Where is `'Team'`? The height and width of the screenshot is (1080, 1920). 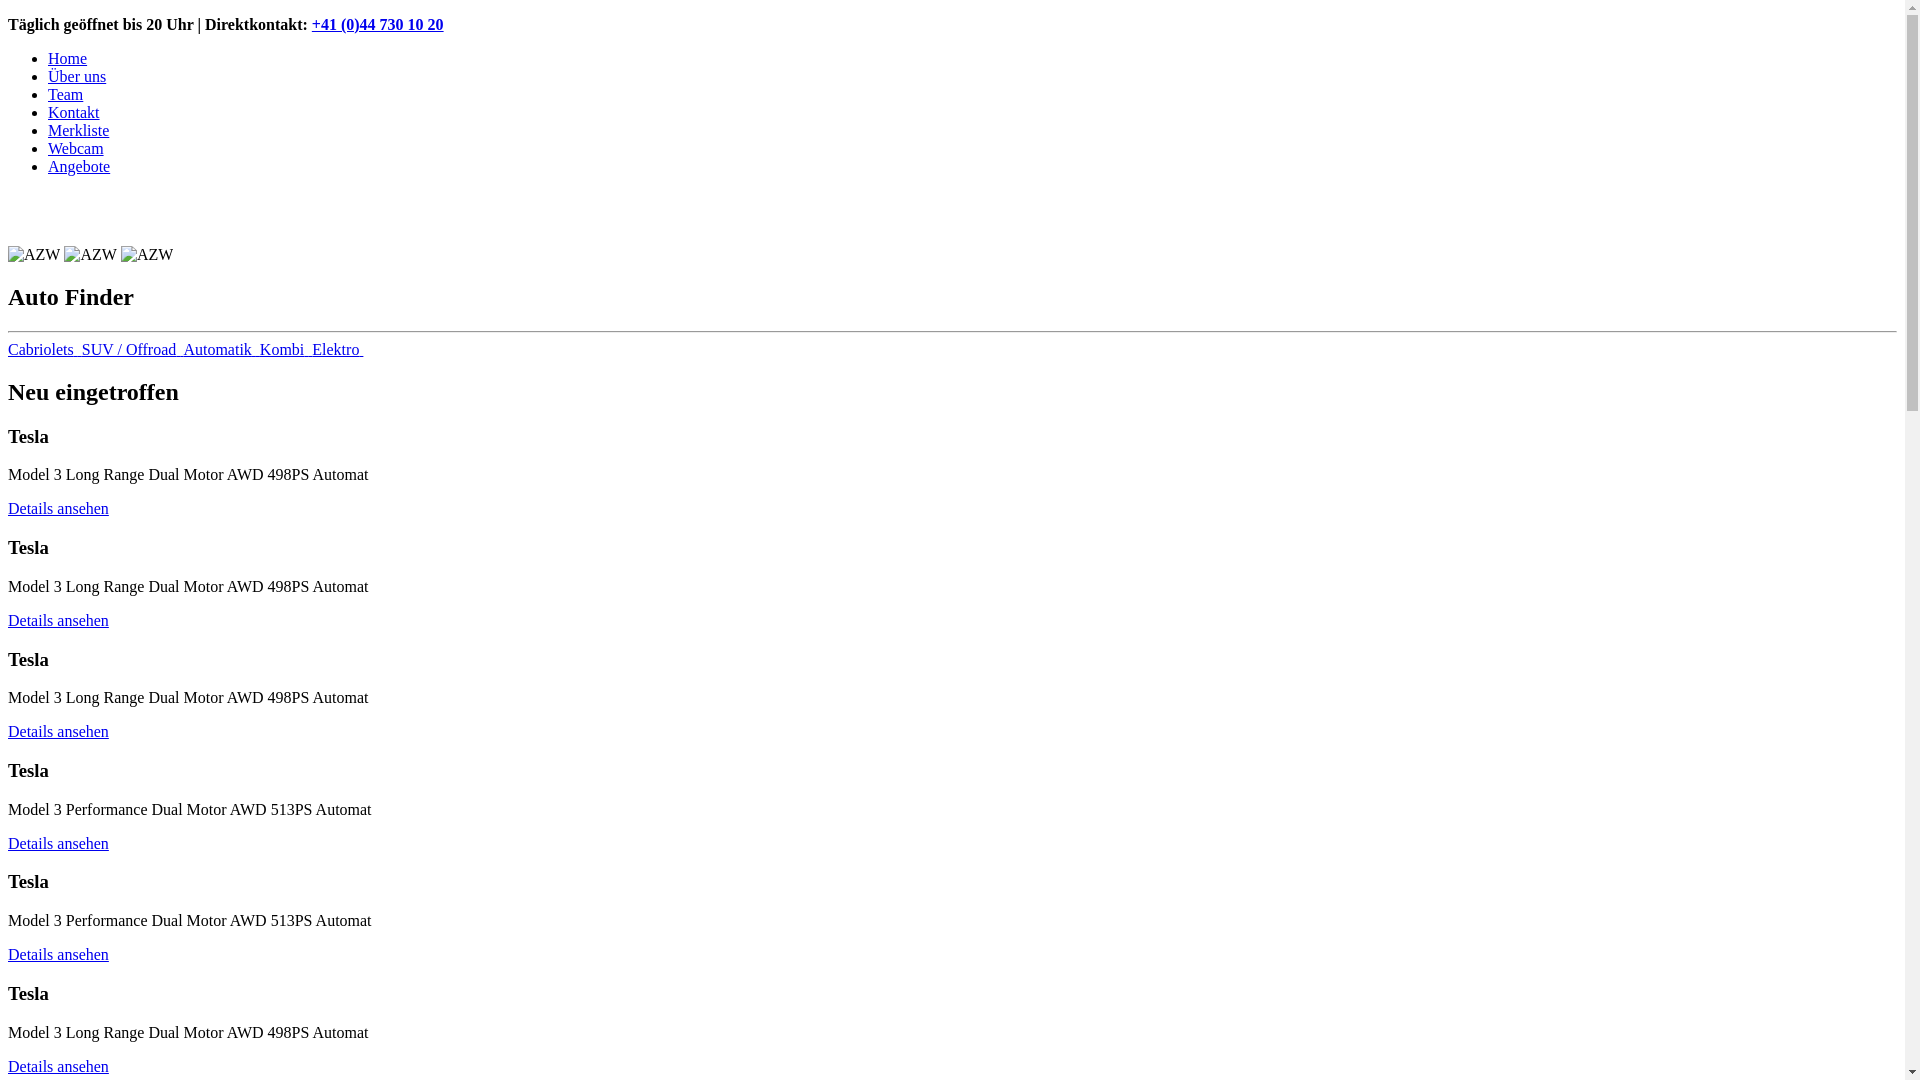 'Team' is located at coordinates (48, 94).